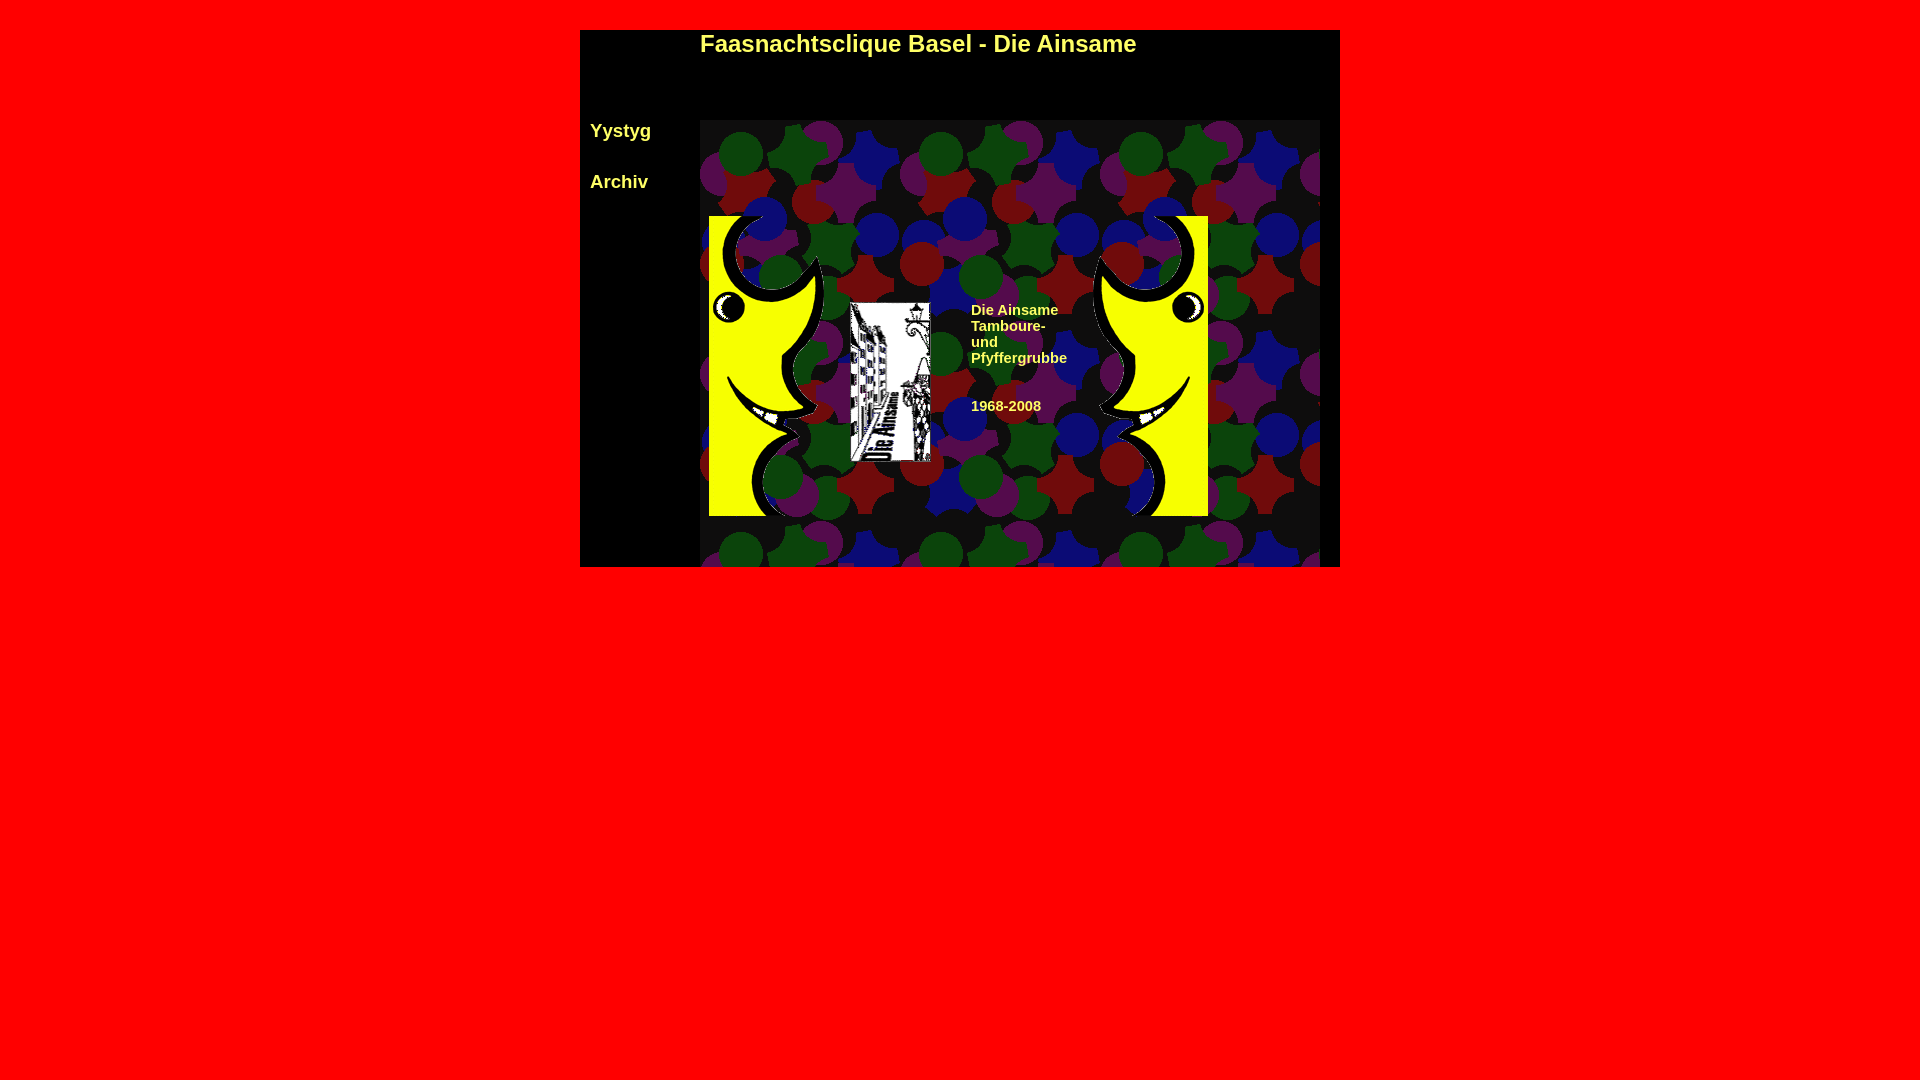 This screenshot has height=1080, width=1920. What do you see at coordinates (618, 181) in the screenshot?
I see `'Archiv'` at bounding box center [618, 181].